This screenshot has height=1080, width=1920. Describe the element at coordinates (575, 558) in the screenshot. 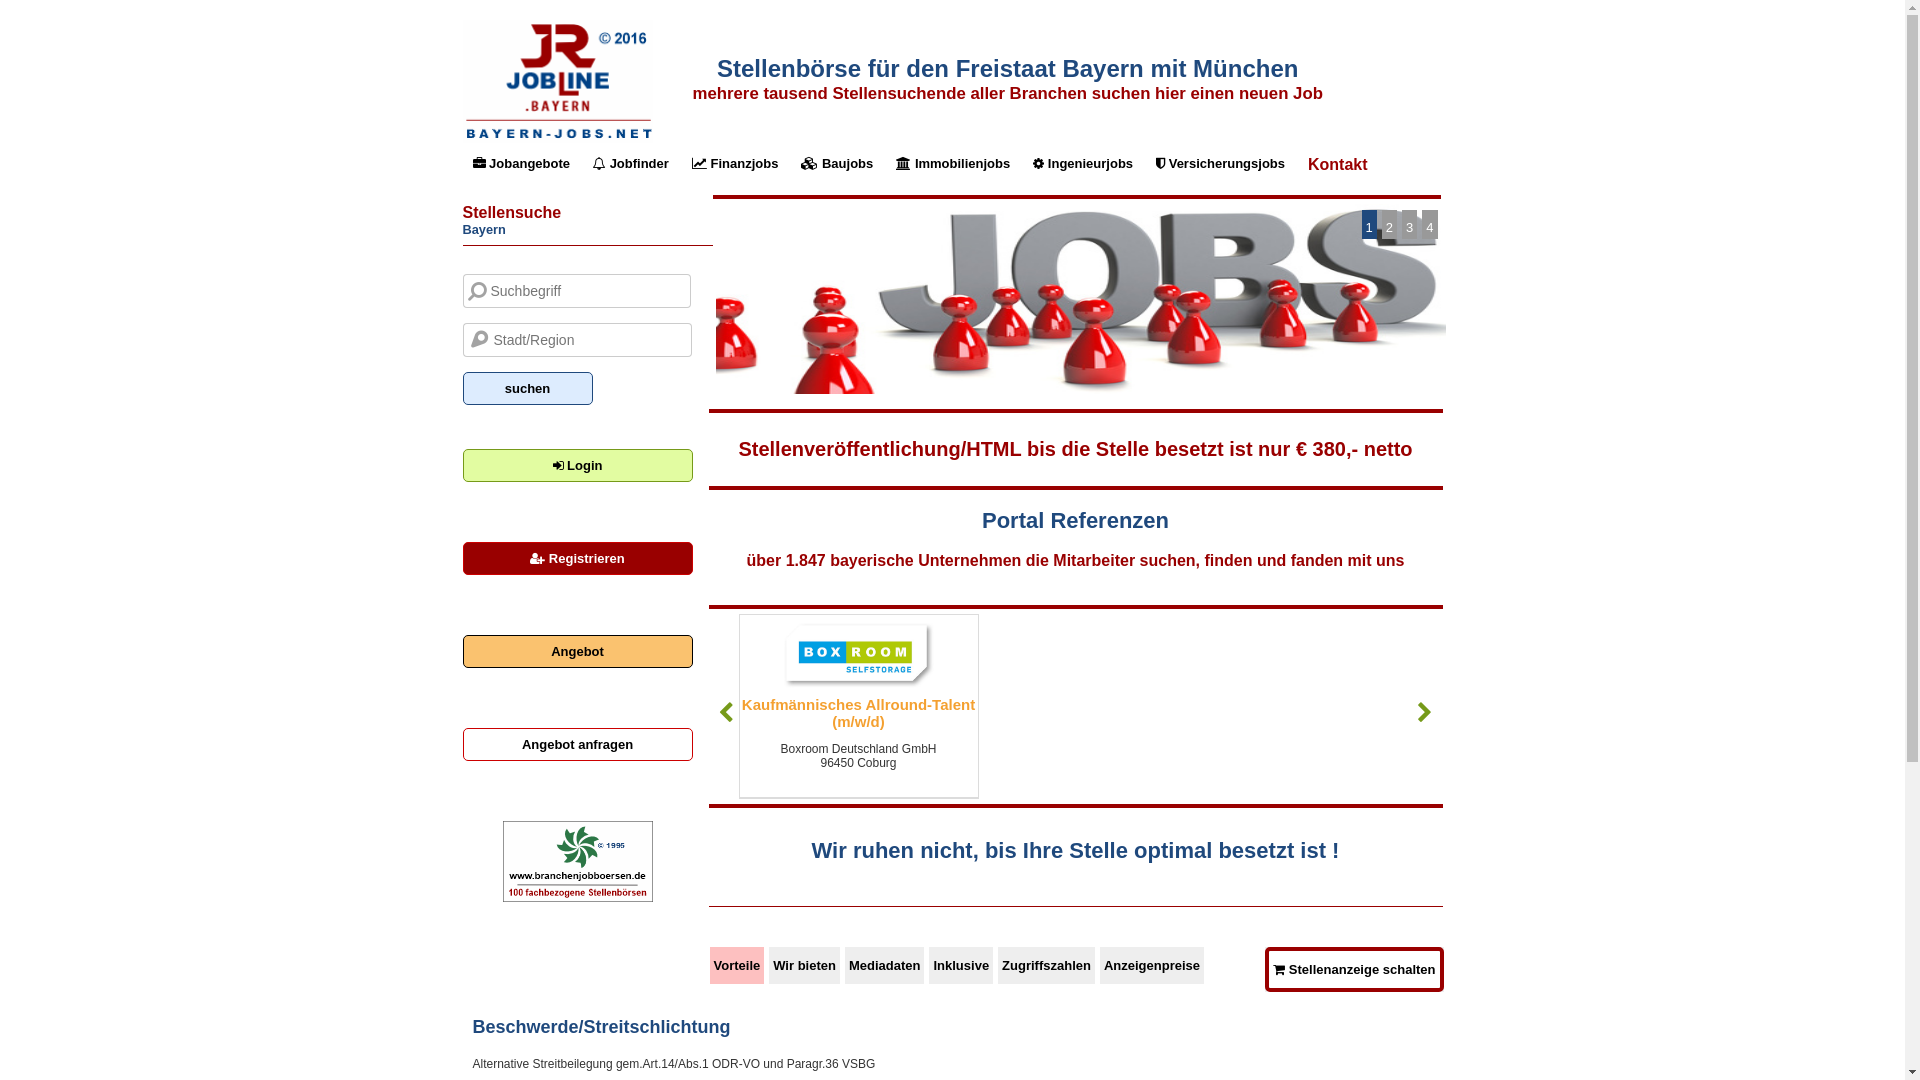

I see `'Registrieren'` at that location.